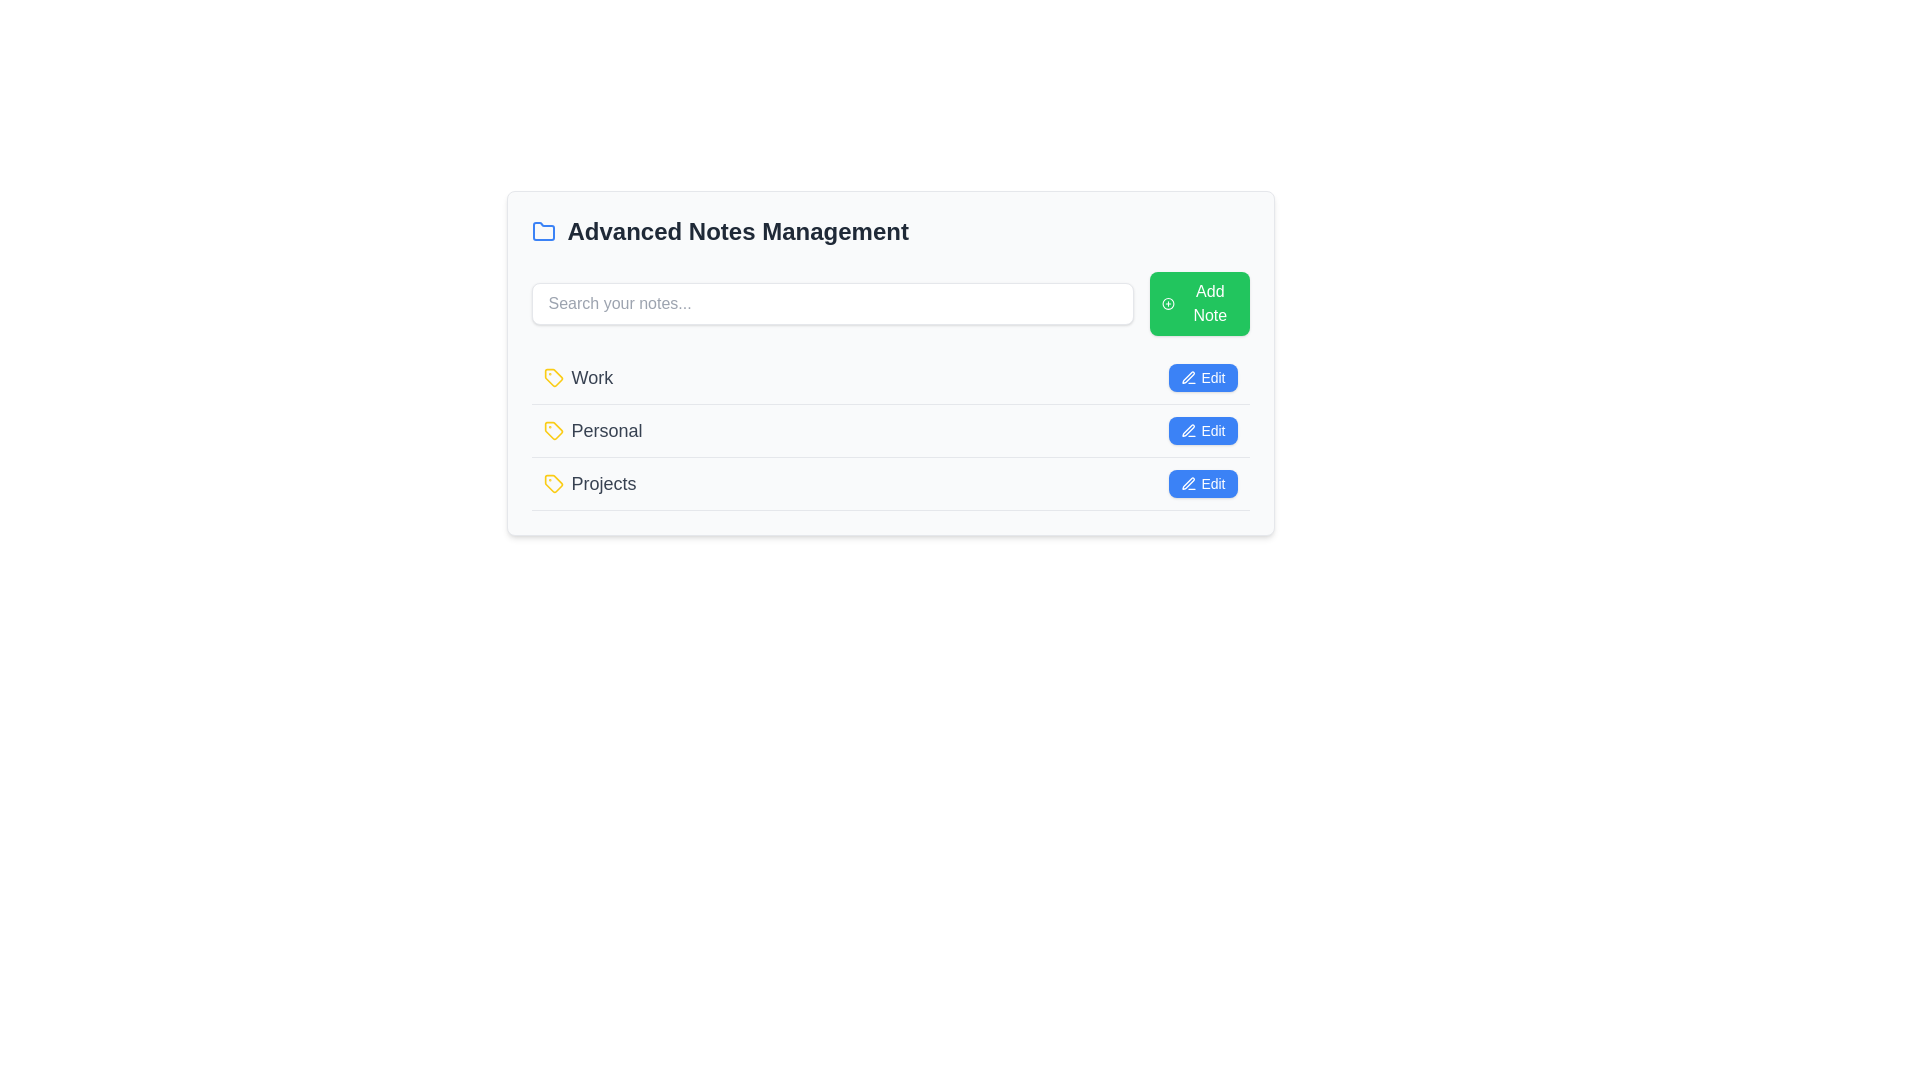  I want to click on text of the Header labeled 'Advanced Notes Management' which is styled in bold, large dark gray font, and located below the main application header to the right of a blue folder icon, so click(737, 230).